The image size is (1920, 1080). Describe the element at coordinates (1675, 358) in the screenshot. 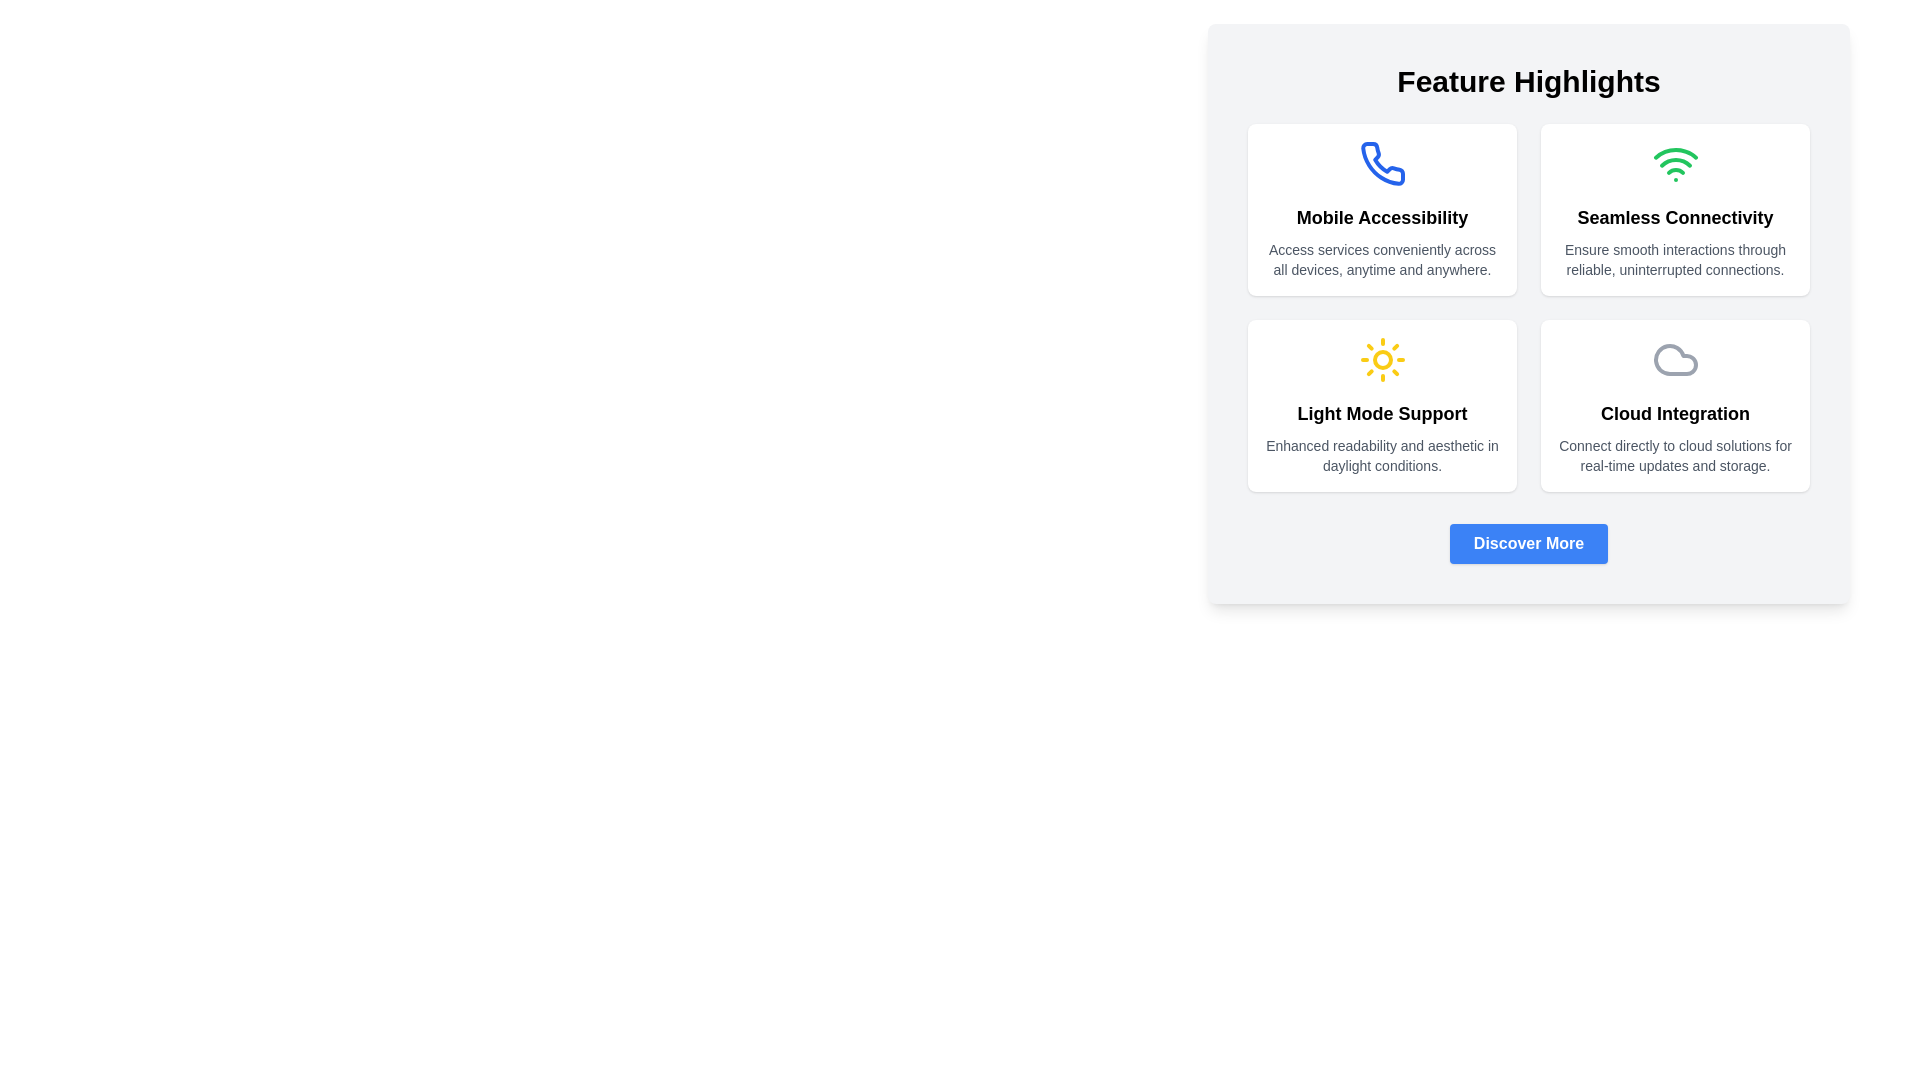

I see `the cloud integration icon located in the top center of the 'Cloud Integration' card in the 'Feature Highlights' section` at that location.